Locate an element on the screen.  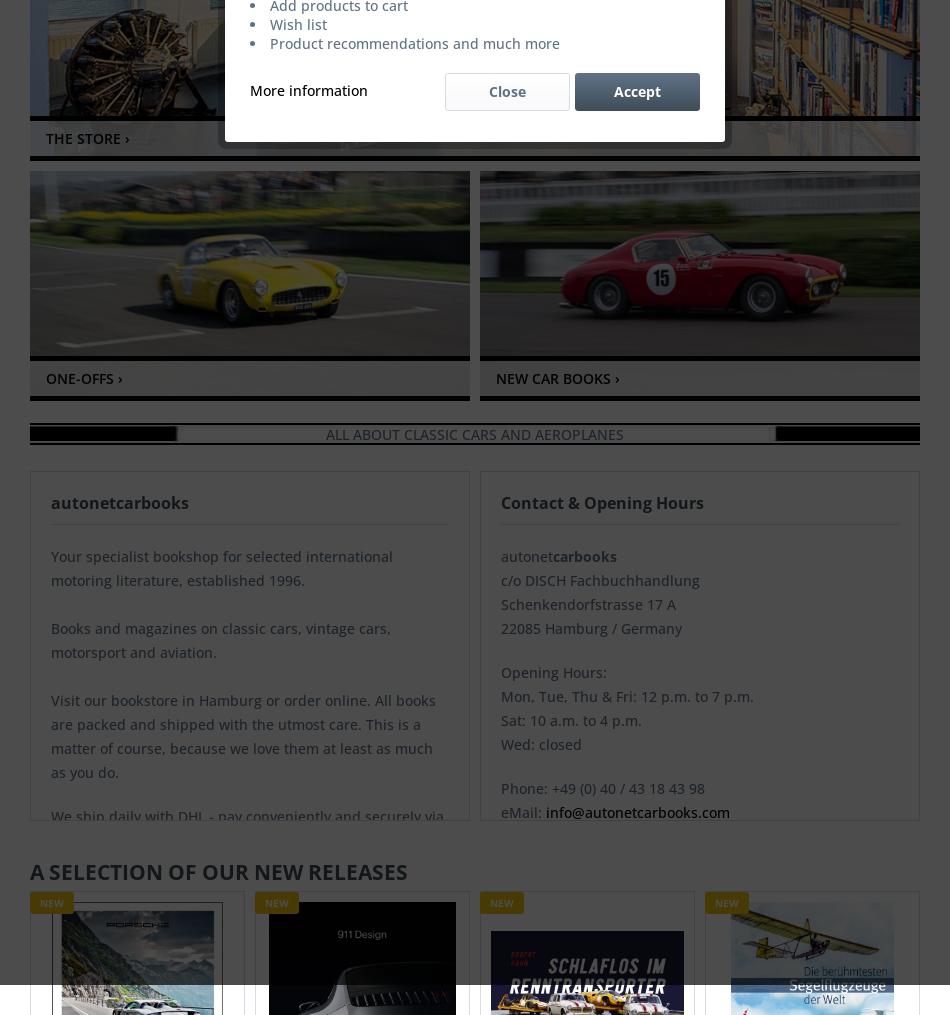
'22085 Hamburg / Germany' is located at coordinates (591, 626).